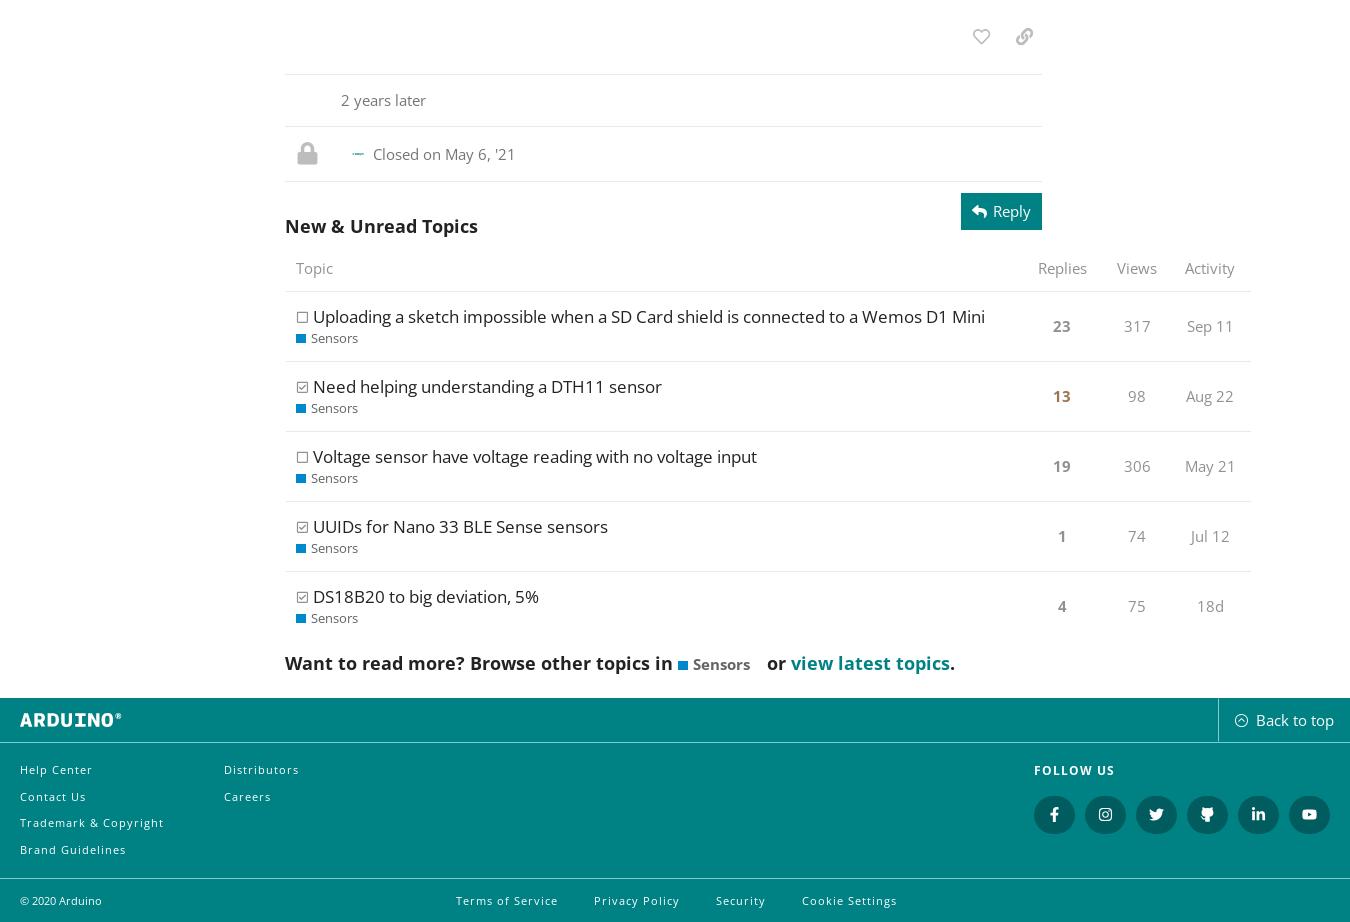  What do you see at coordinates (397, 152) in the screenshot?
I see `'Closed'` at bounding box center [397, 152].